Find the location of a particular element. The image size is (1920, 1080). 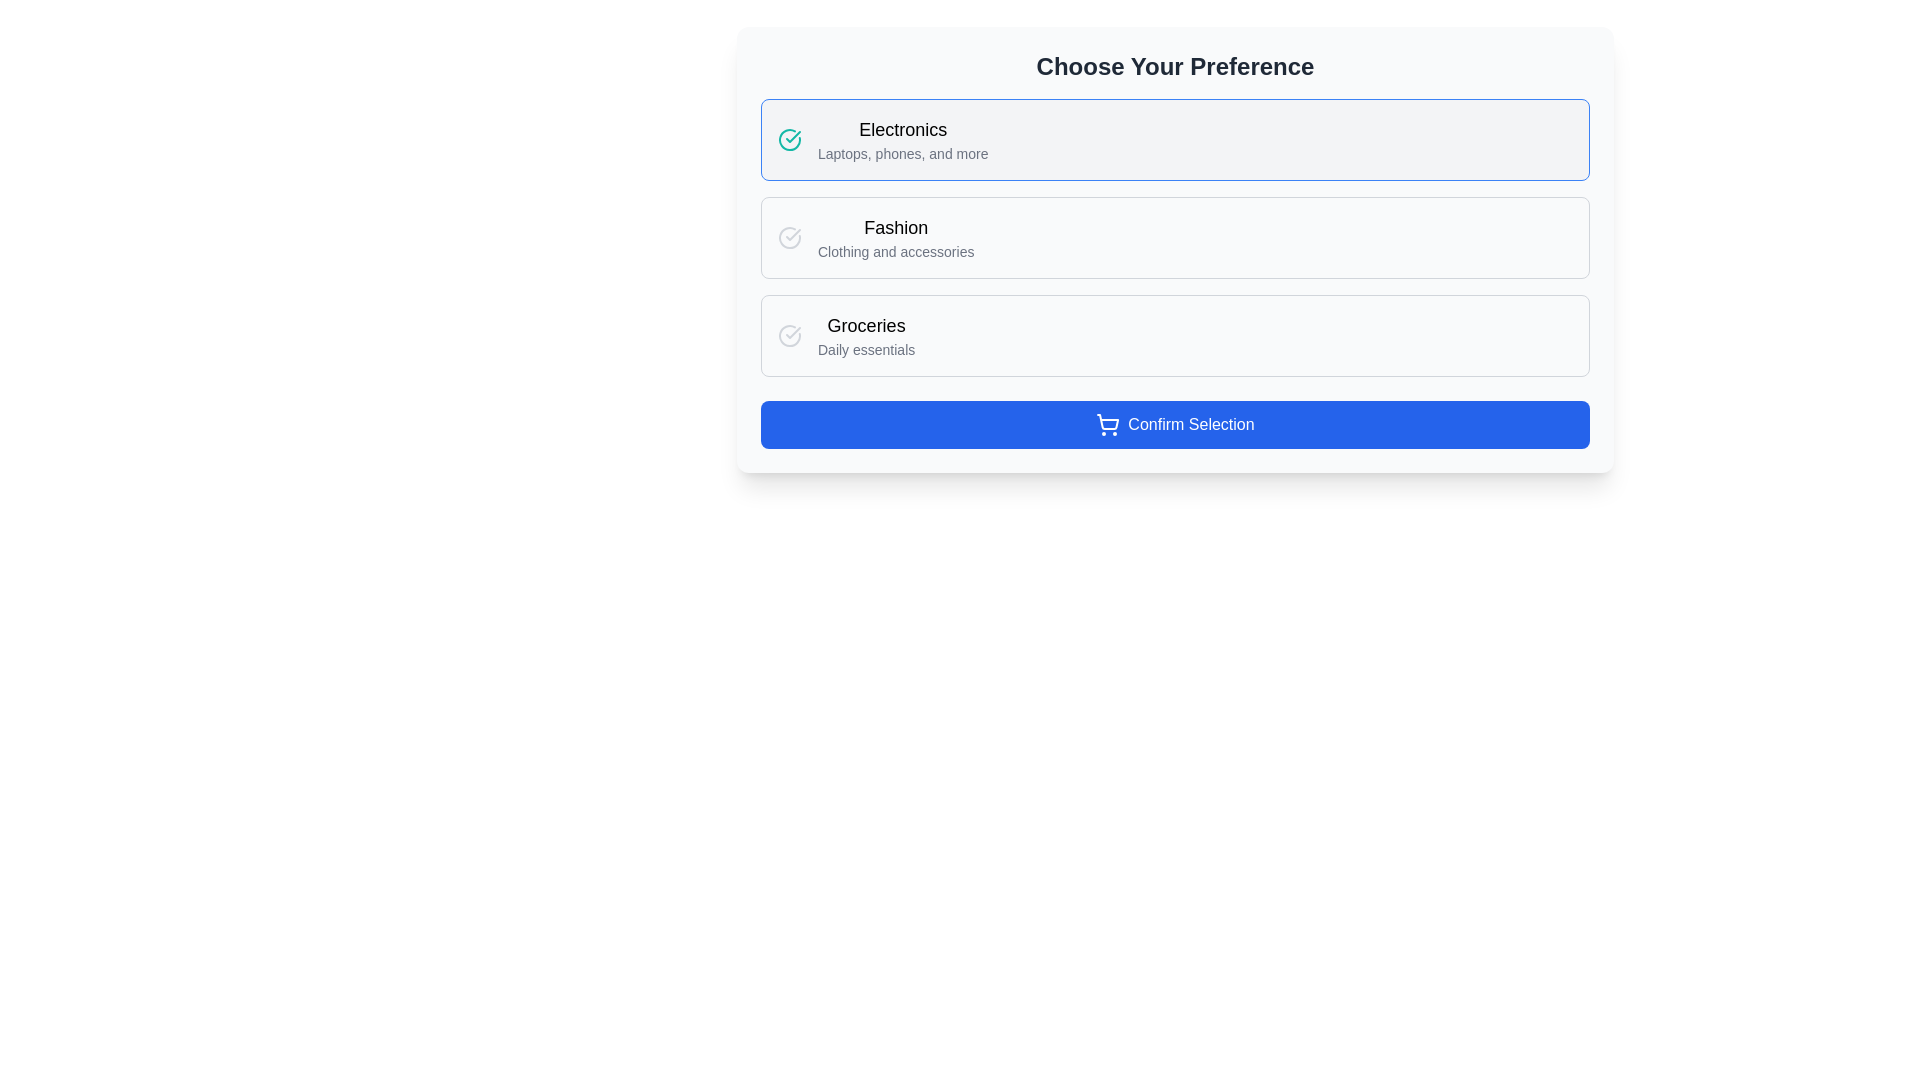

the 'Groceries' text label element within the selectable card option, which is the third card in the preference-selection interface is located at coordinates (866, 334).